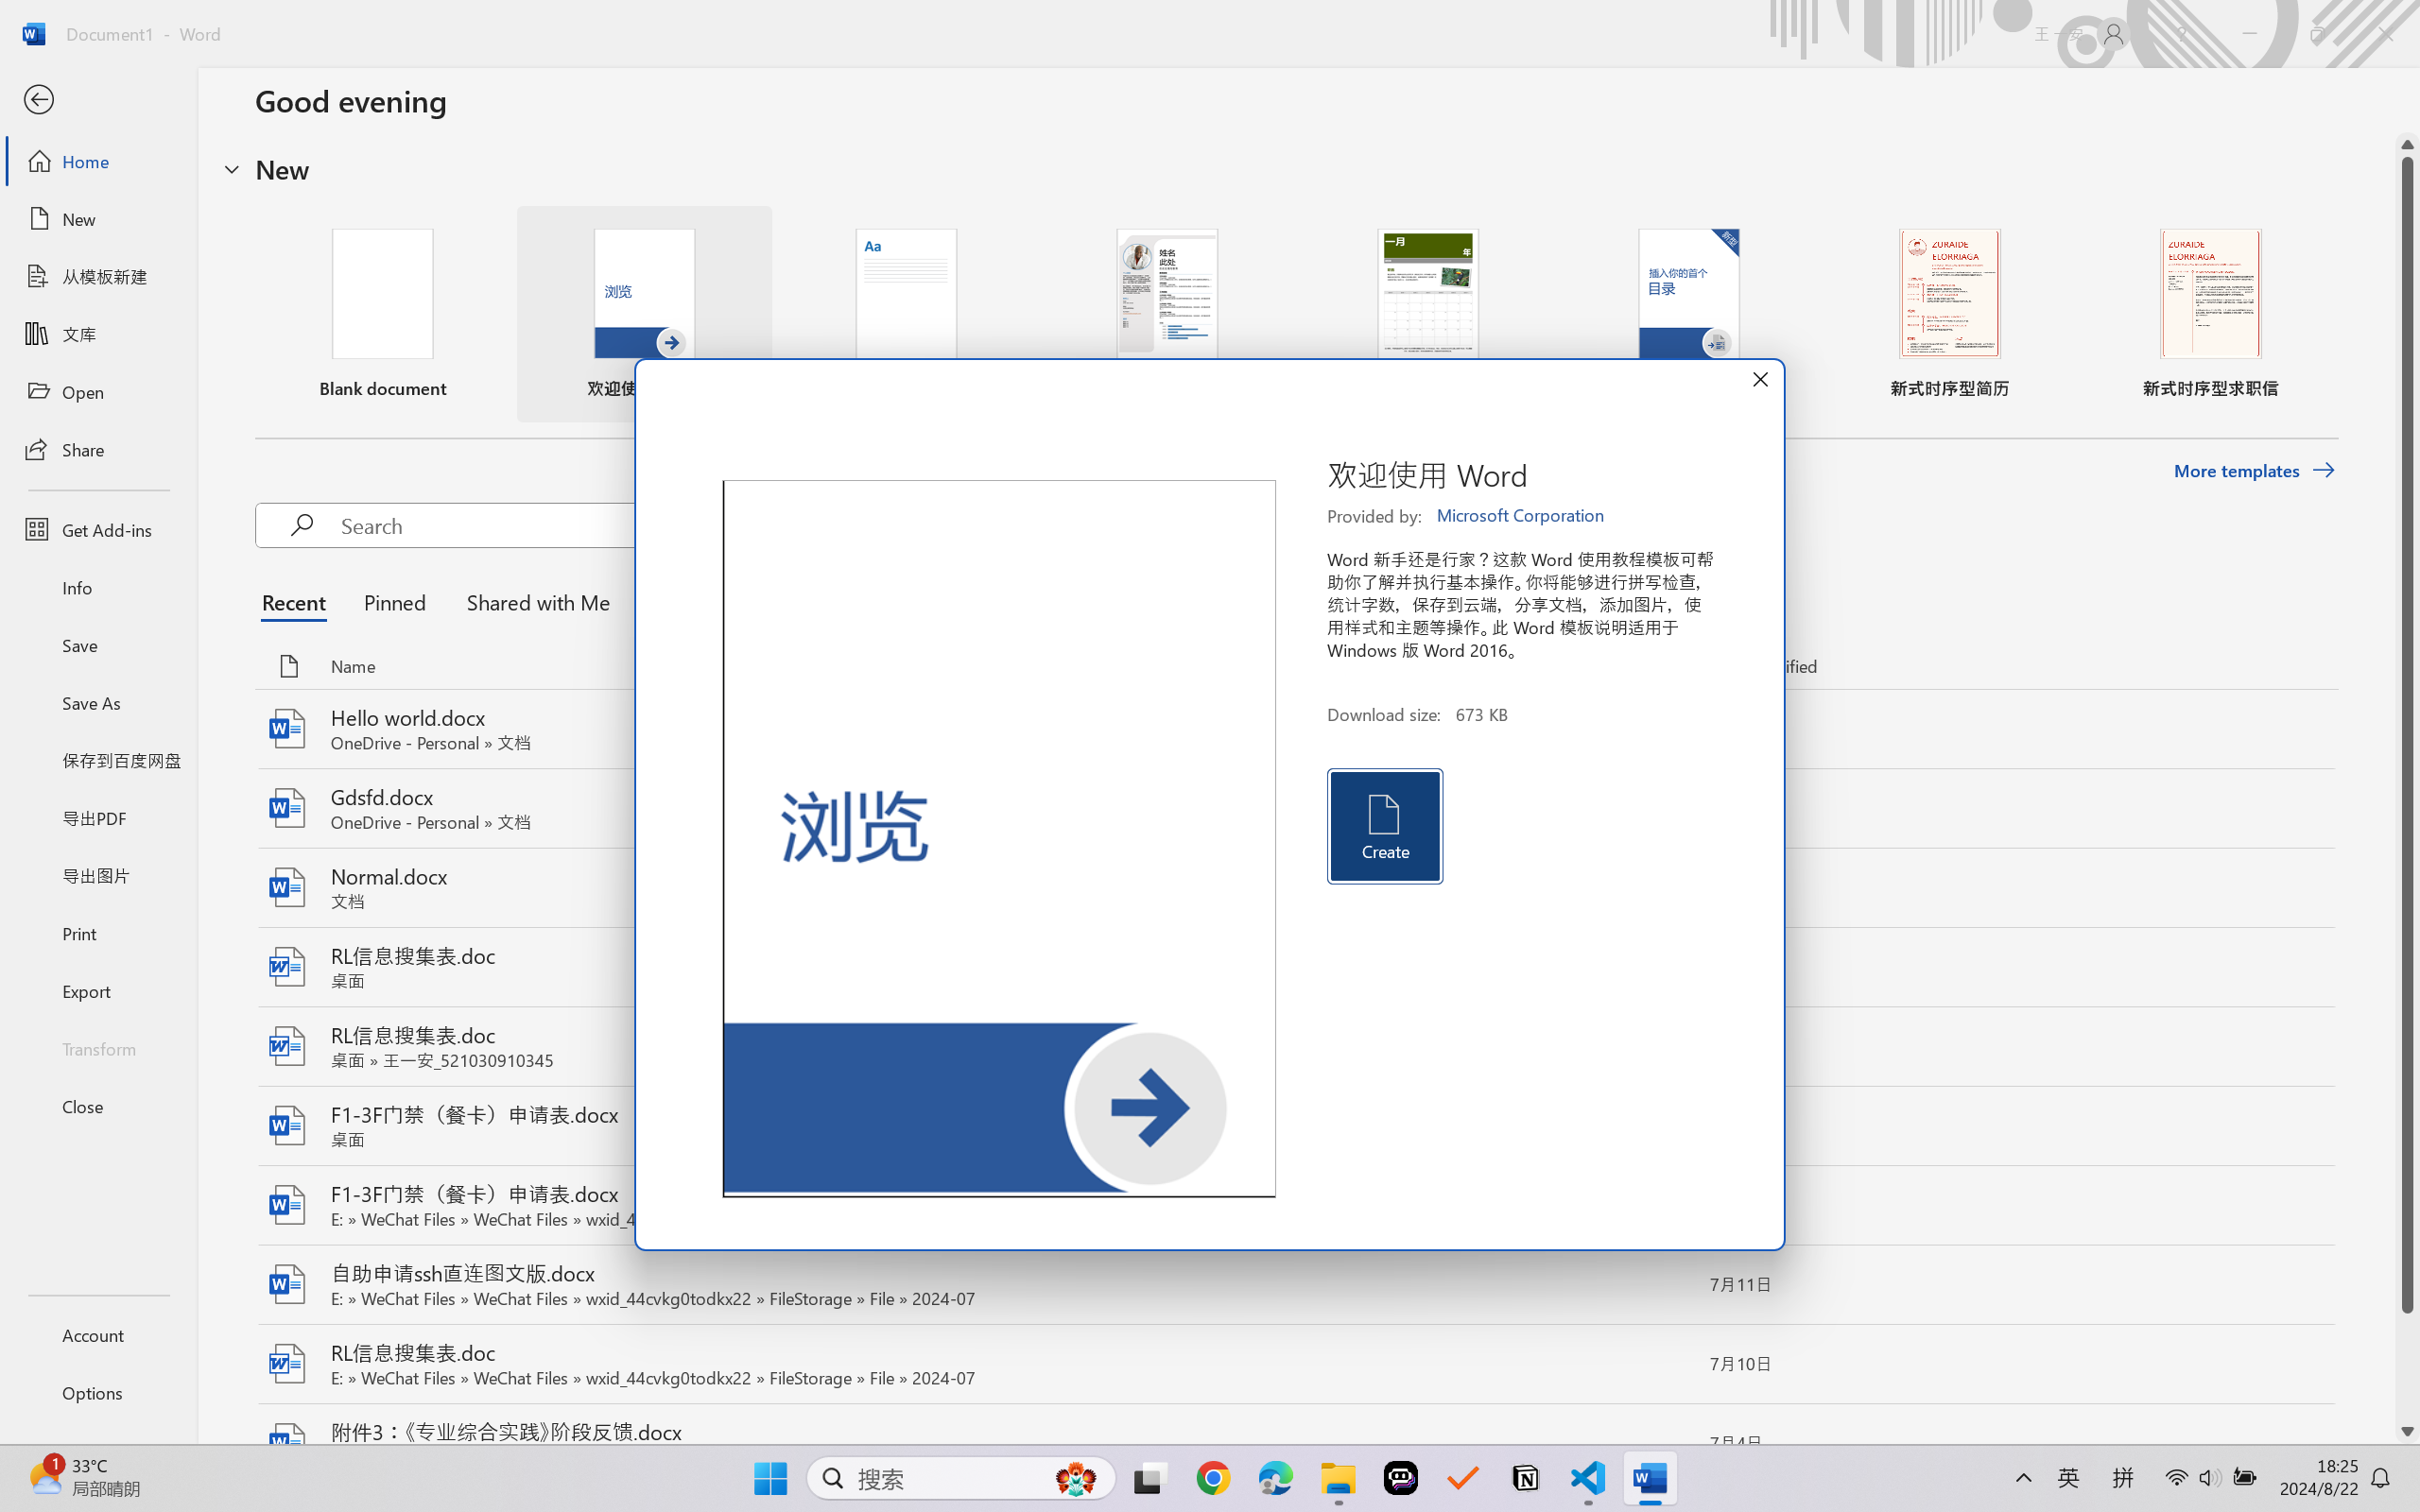  Describe the element at coordinates (298, 601) in the screenshot. I see `'Recent'` at that location.